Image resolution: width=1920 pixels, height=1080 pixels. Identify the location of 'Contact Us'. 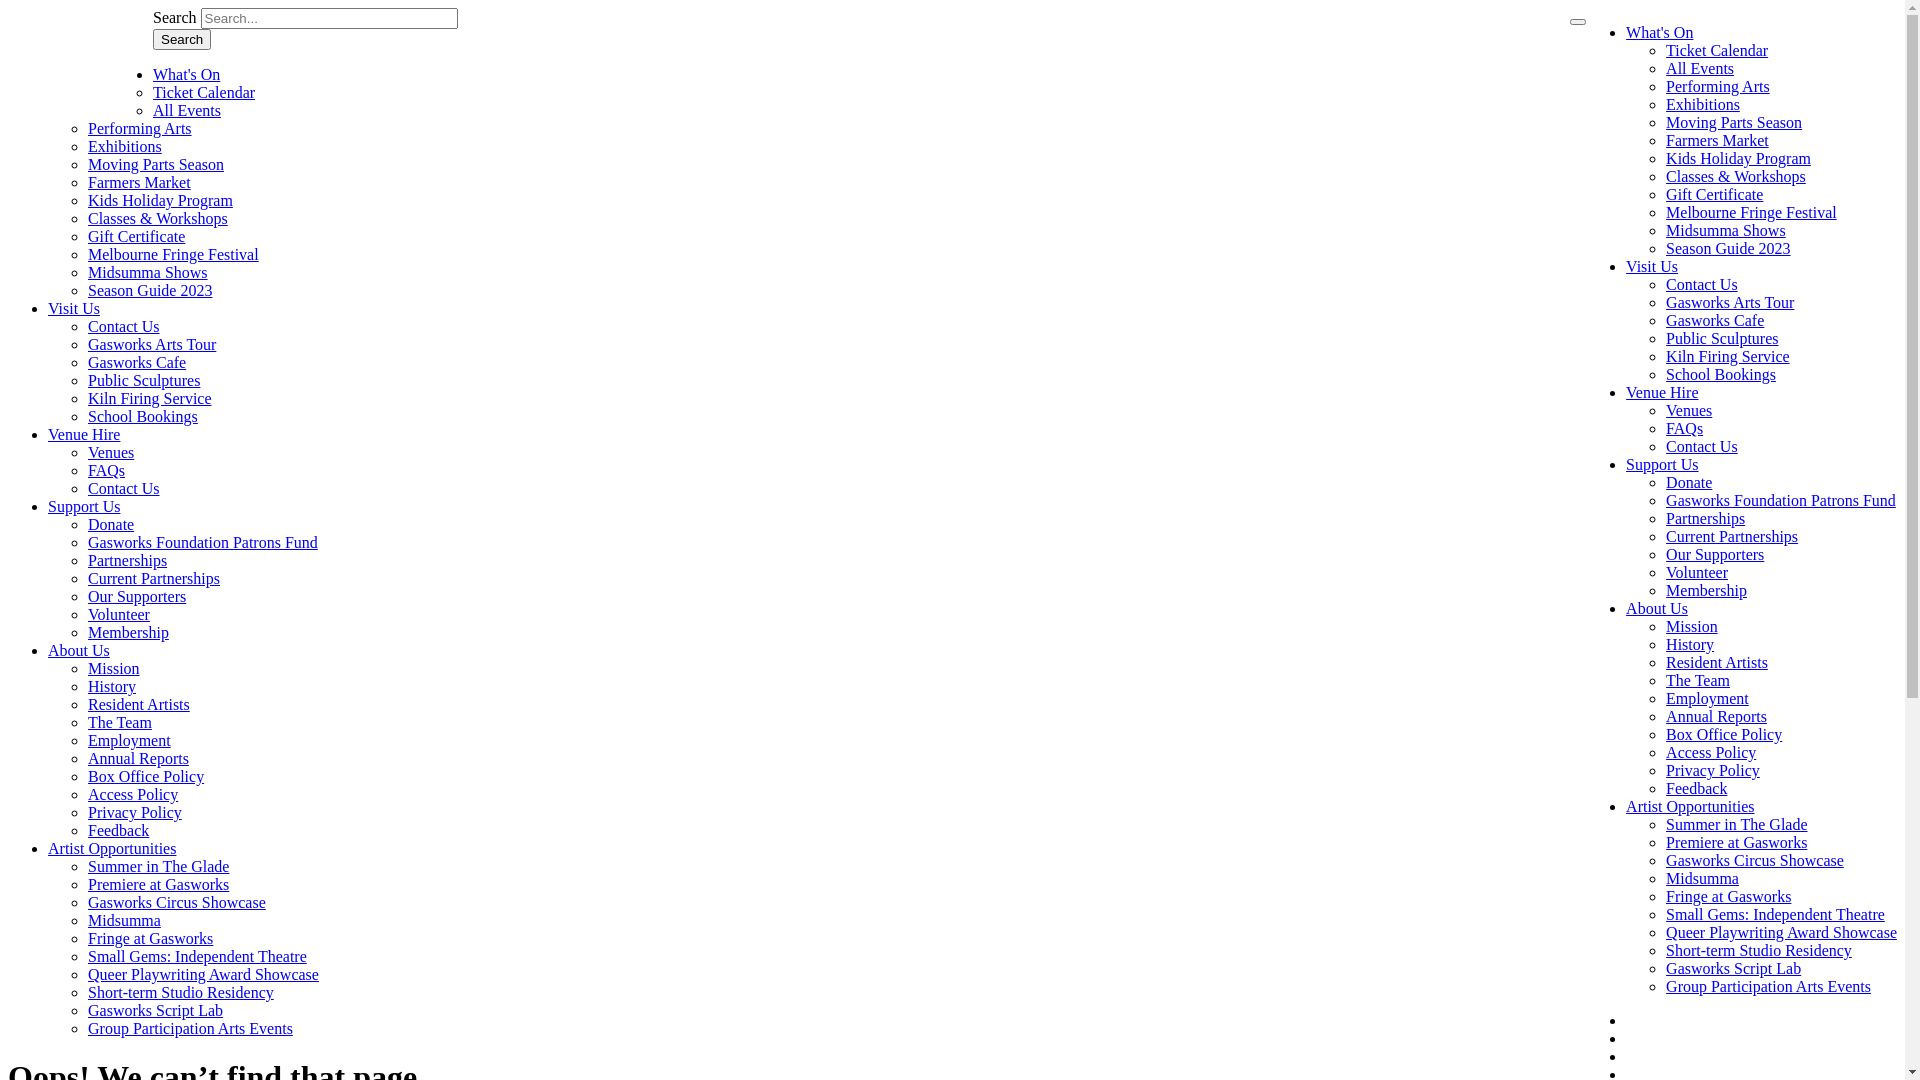
(123, 488).